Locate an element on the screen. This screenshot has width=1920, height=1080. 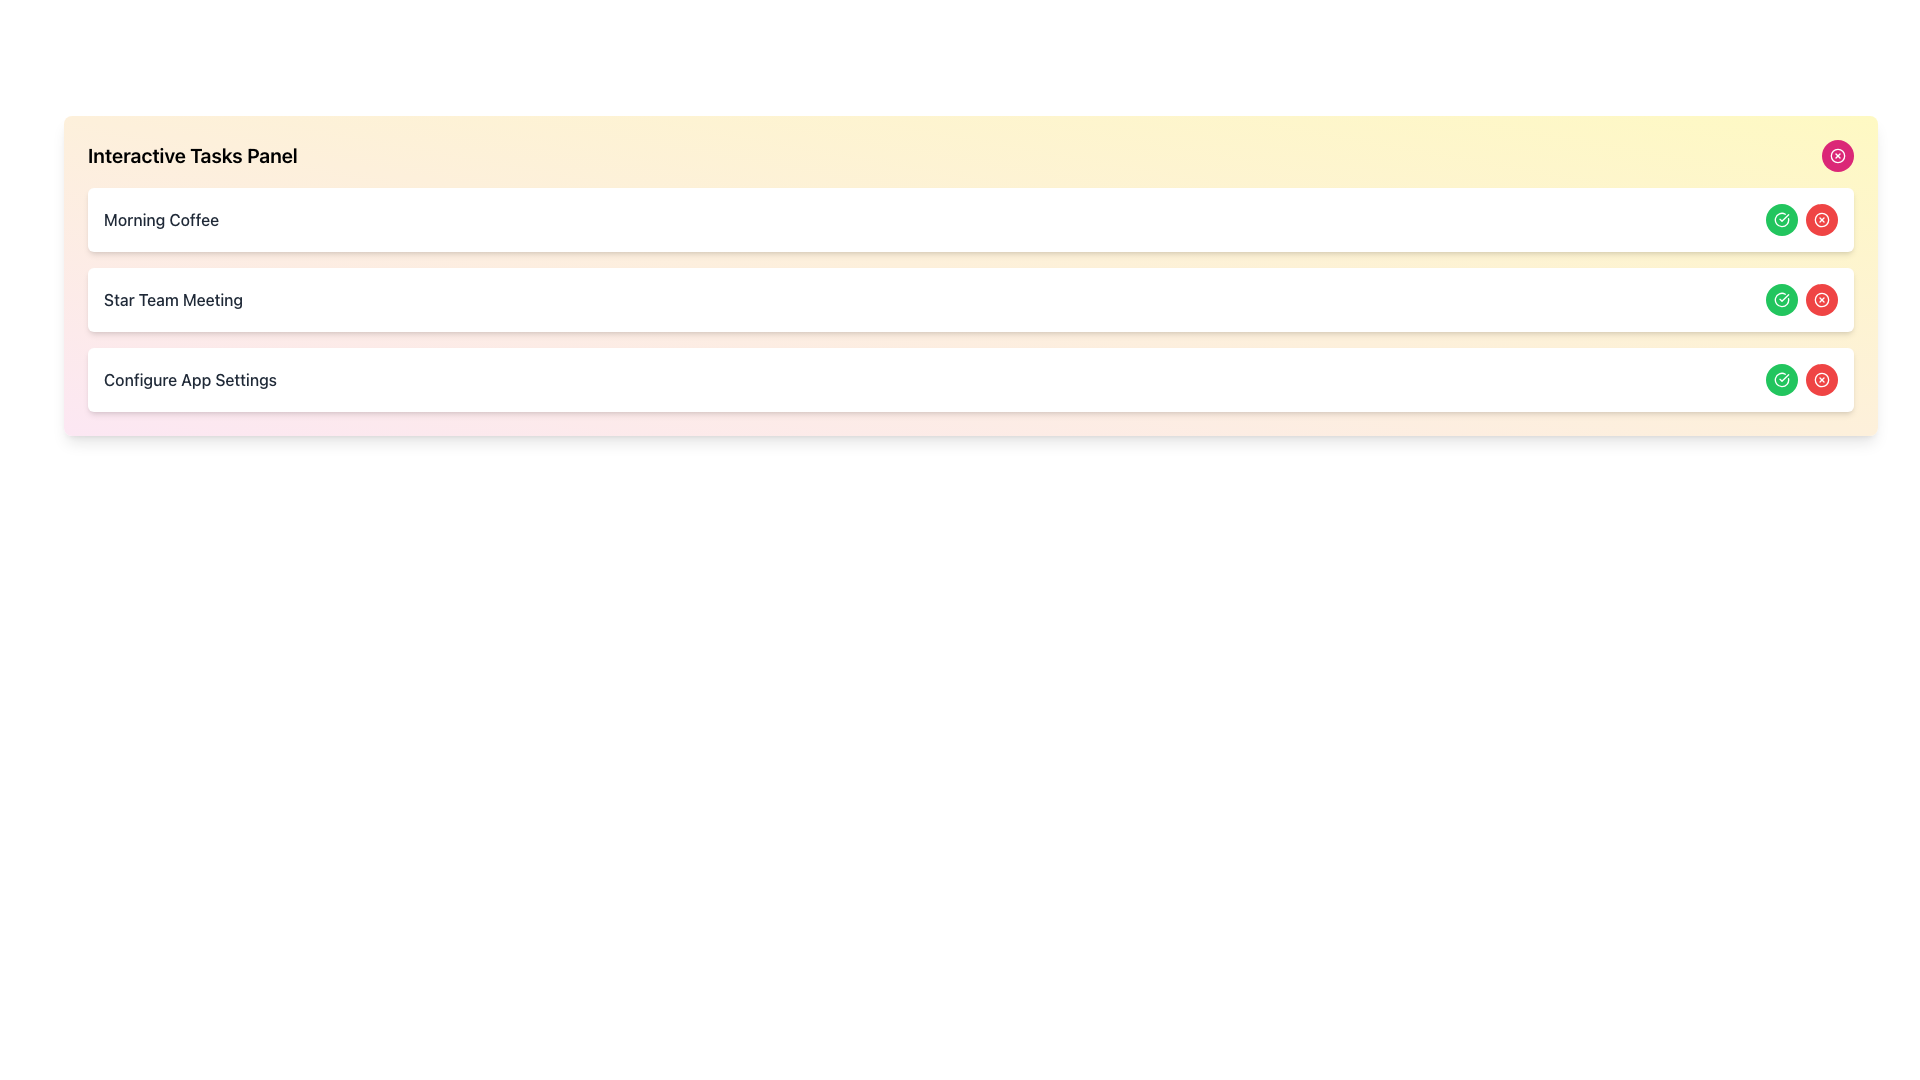
the confirmation button located to the right of the text 'Configure App Settings' in the bottommost row to signify that the corresponding task is approved or completed is located at coordinates (1781, 380).